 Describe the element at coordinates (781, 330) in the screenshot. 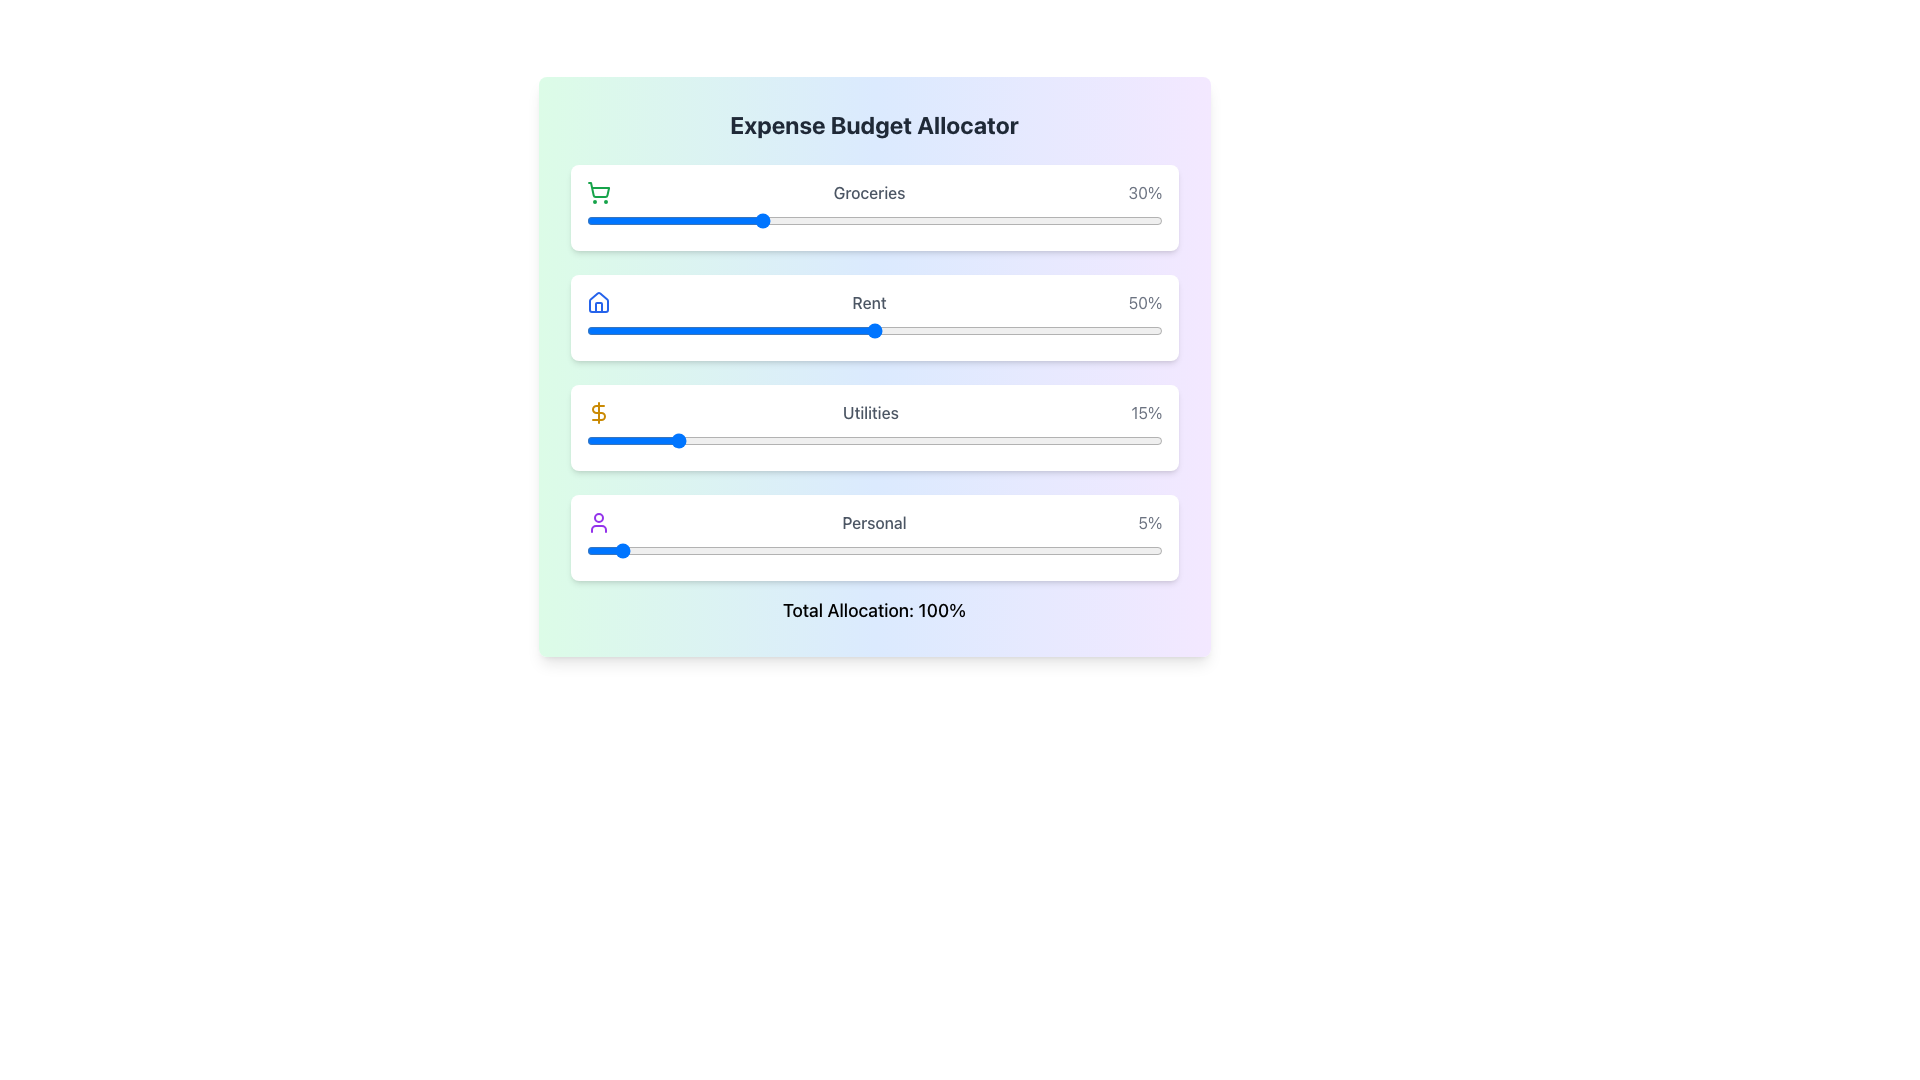

I see `the rent allocation` at that location.